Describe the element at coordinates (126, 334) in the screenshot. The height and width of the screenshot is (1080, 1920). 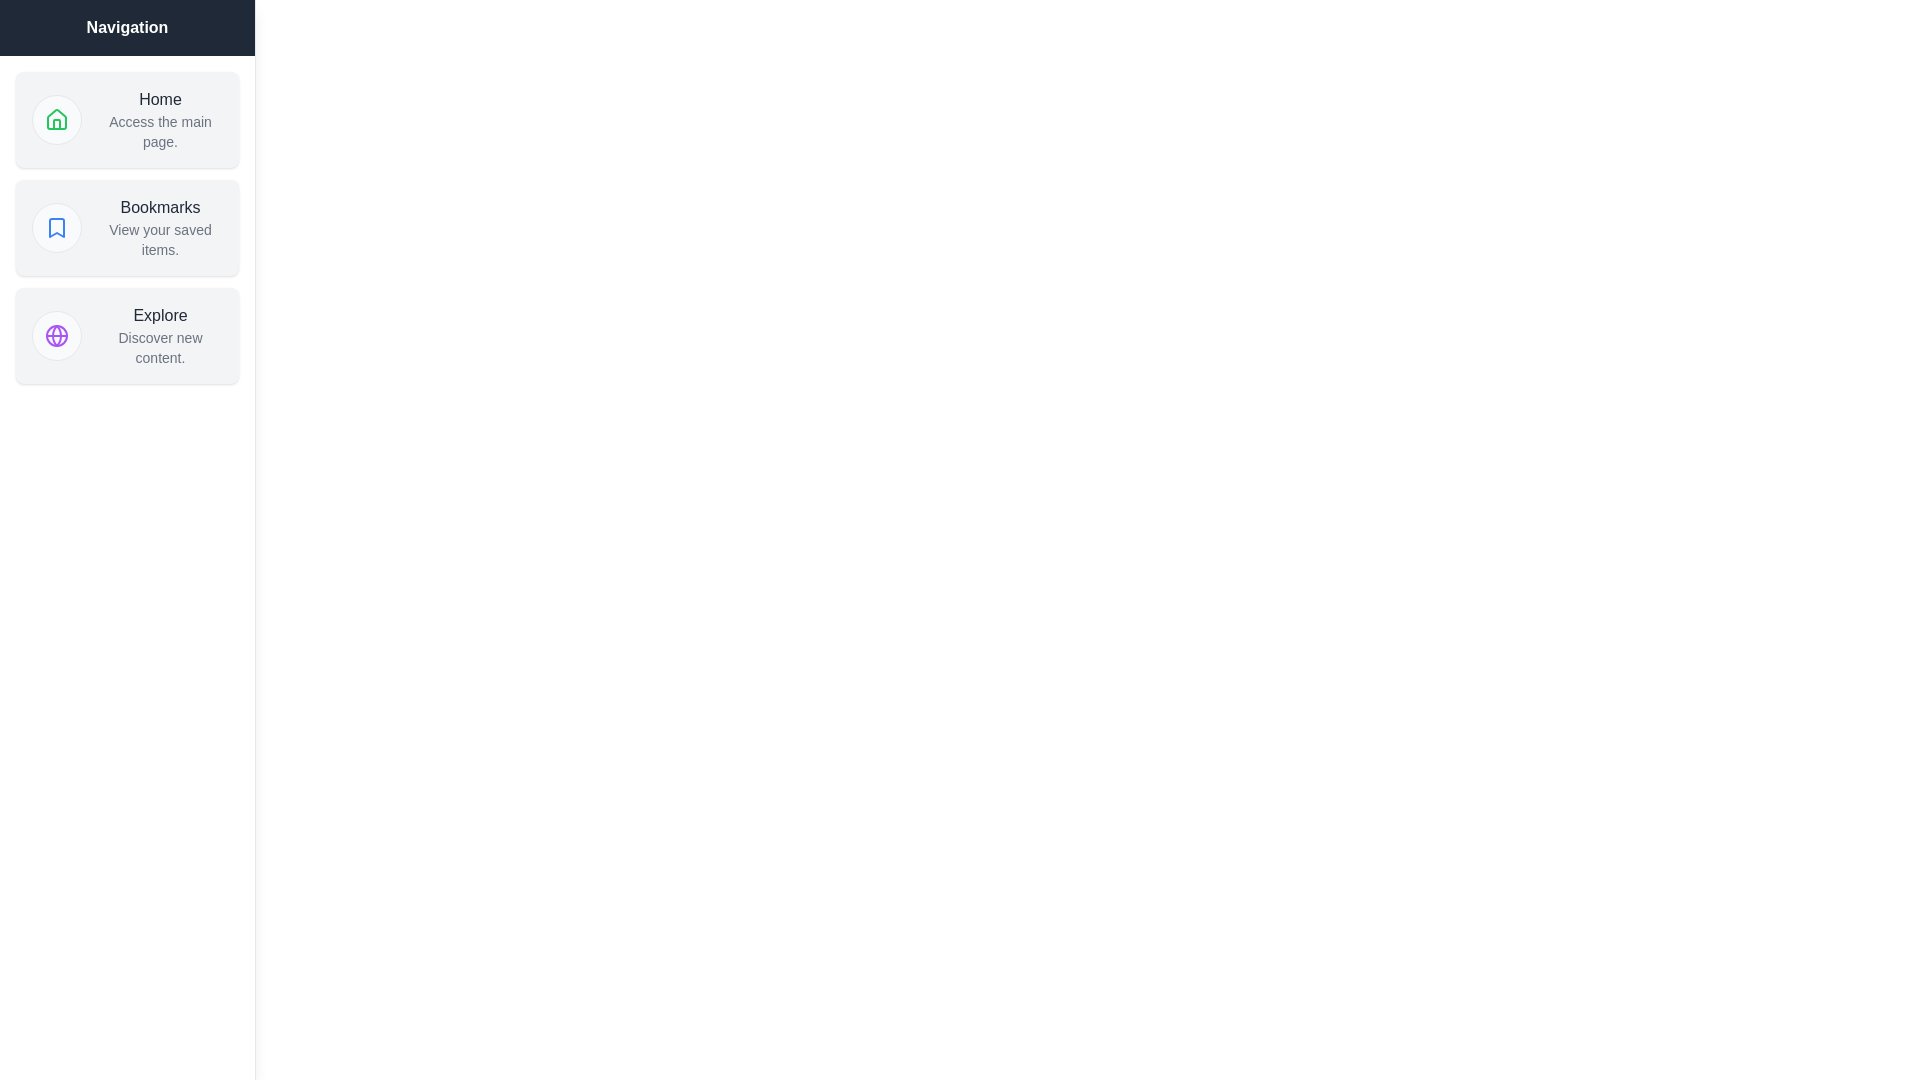
I see `the 'Explore' menu item in the navigation drawer` at that location.